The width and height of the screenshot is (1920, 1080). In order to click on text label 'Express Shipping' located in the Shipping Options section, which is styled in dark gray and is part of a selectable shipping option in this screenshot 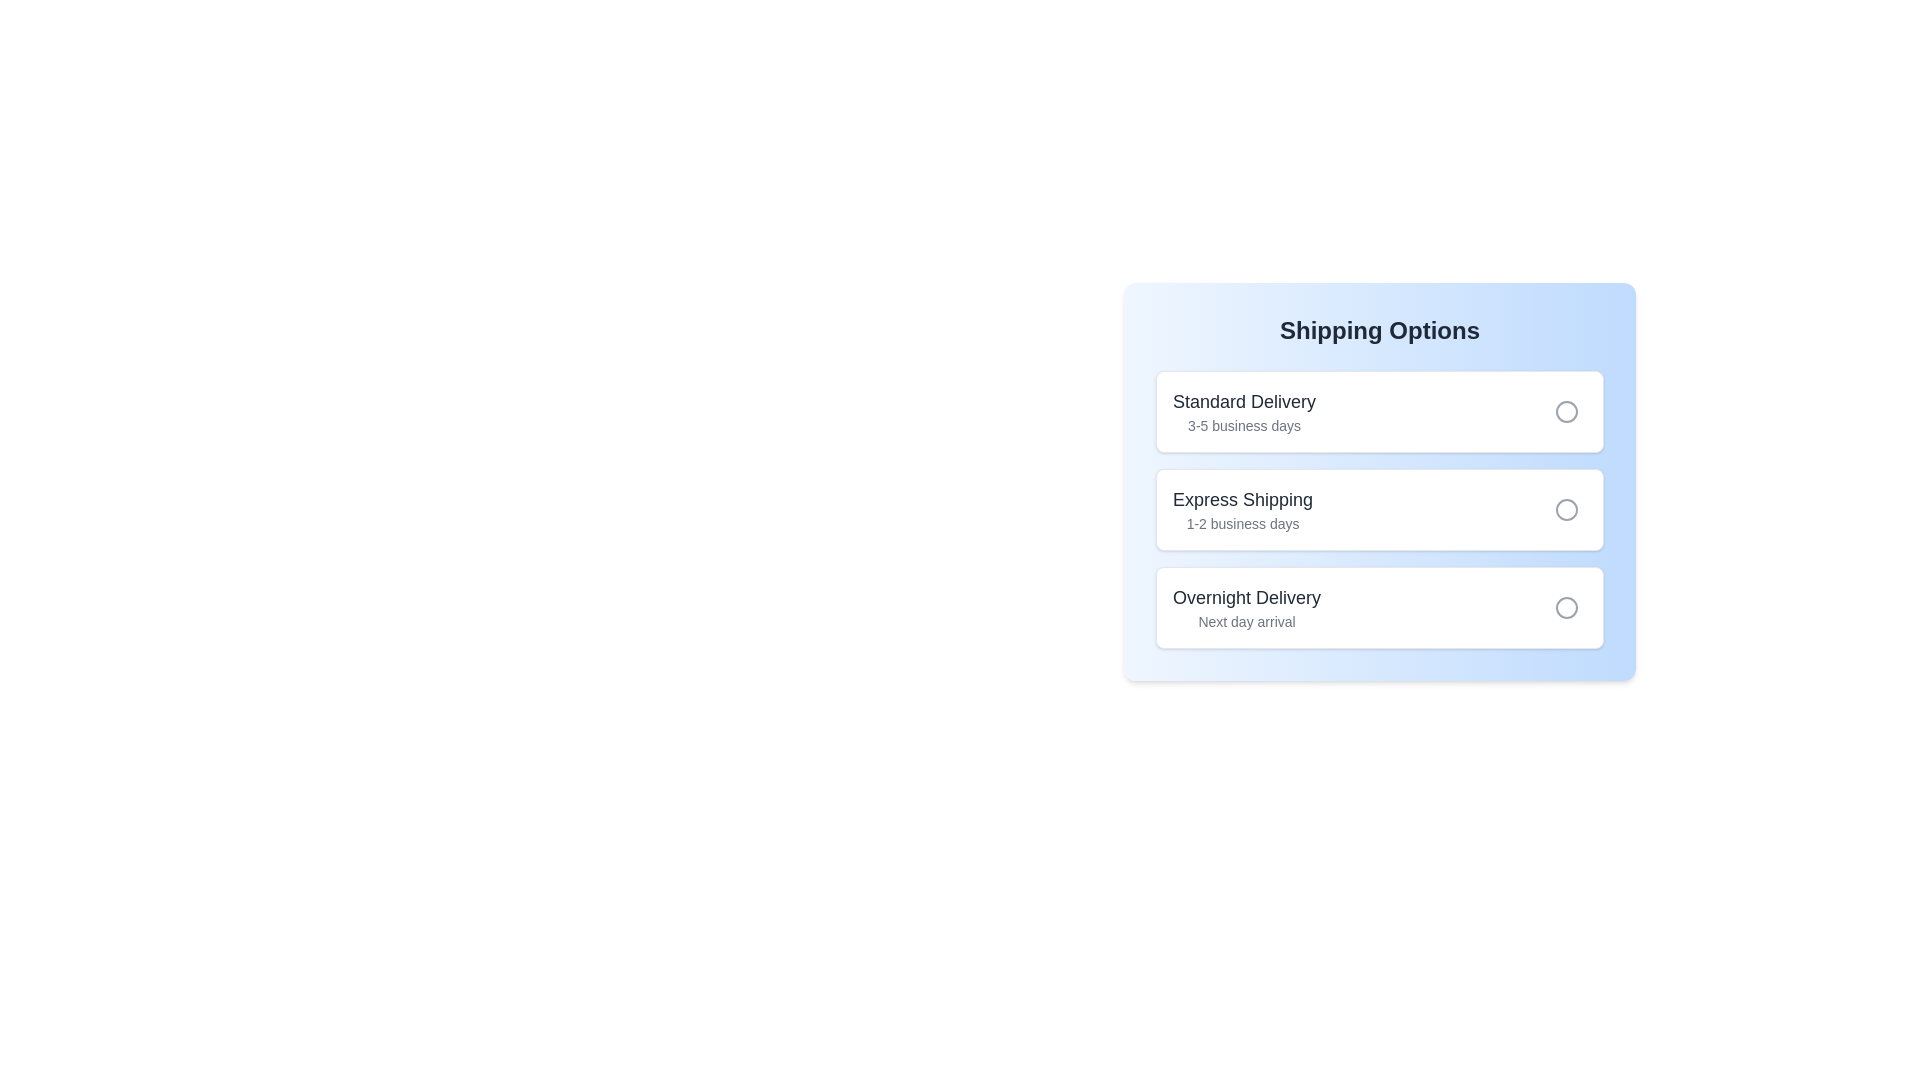, I will do `click(1242, 499)`.